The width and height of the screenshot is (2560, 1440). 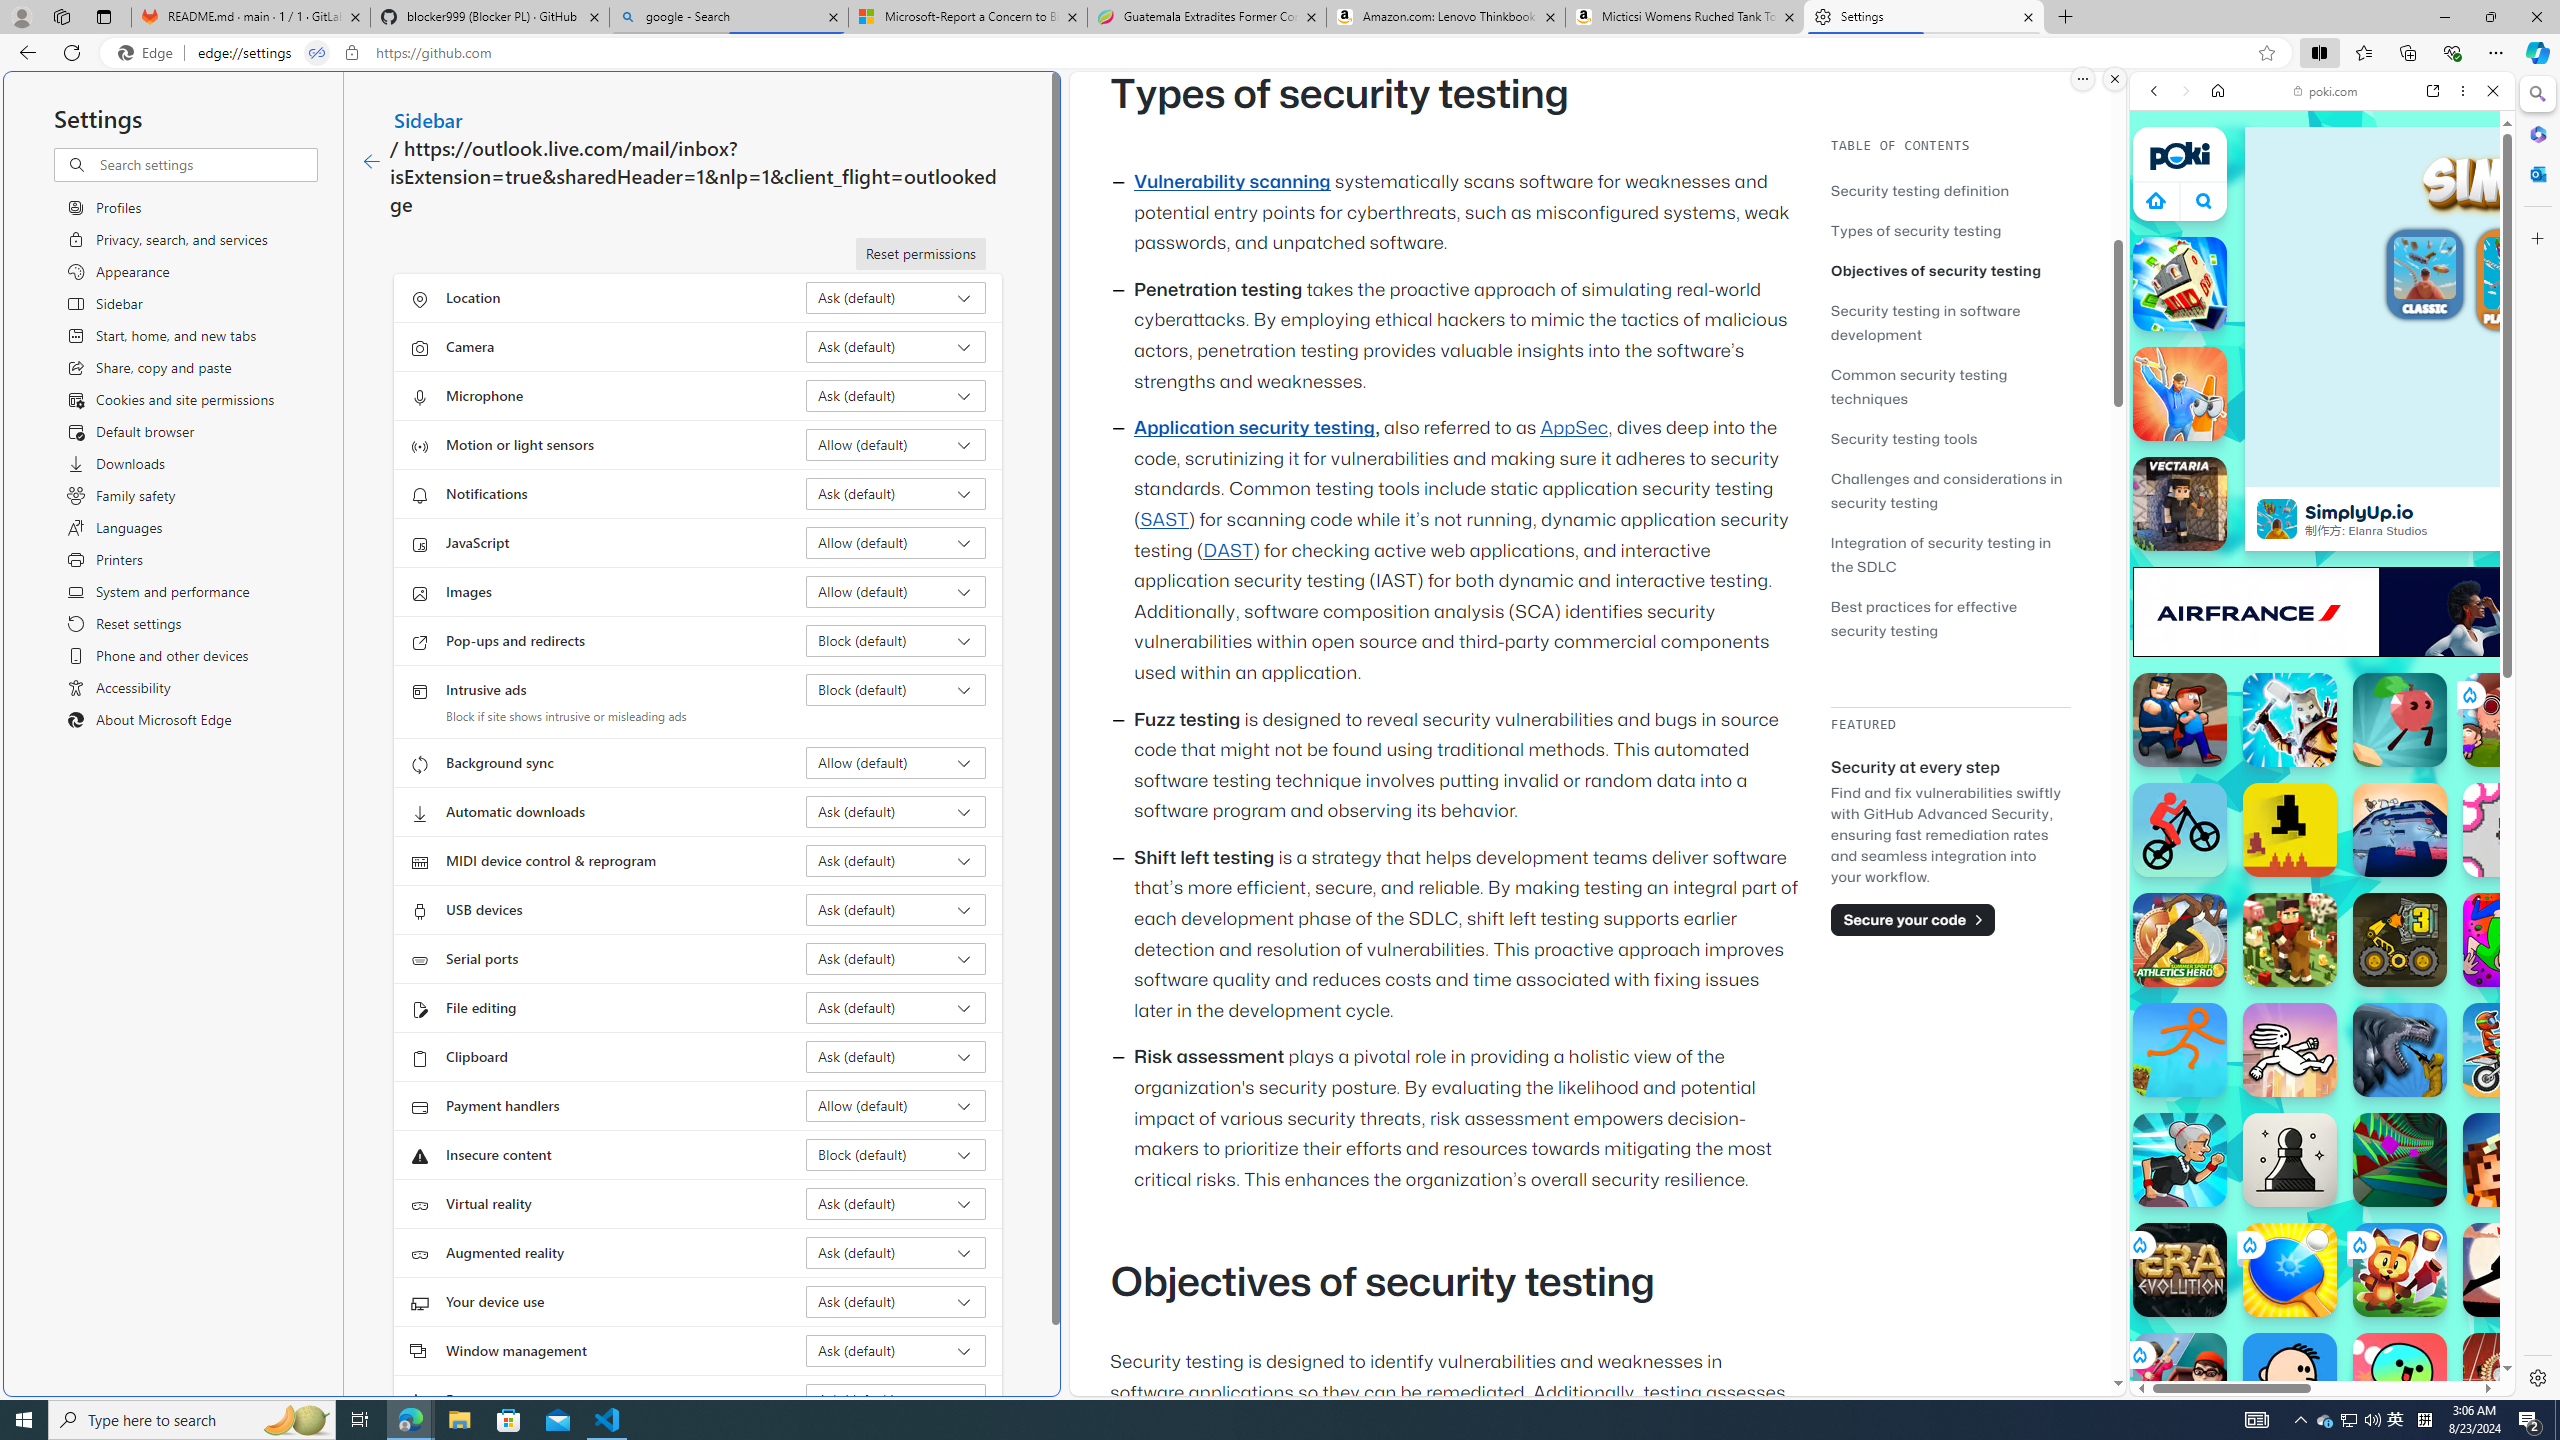 What do you see at coordinates (1945, 490) in the screenshot?
I see `'Challenges and considerations in security testing'` at bounding box center [1945, 490].